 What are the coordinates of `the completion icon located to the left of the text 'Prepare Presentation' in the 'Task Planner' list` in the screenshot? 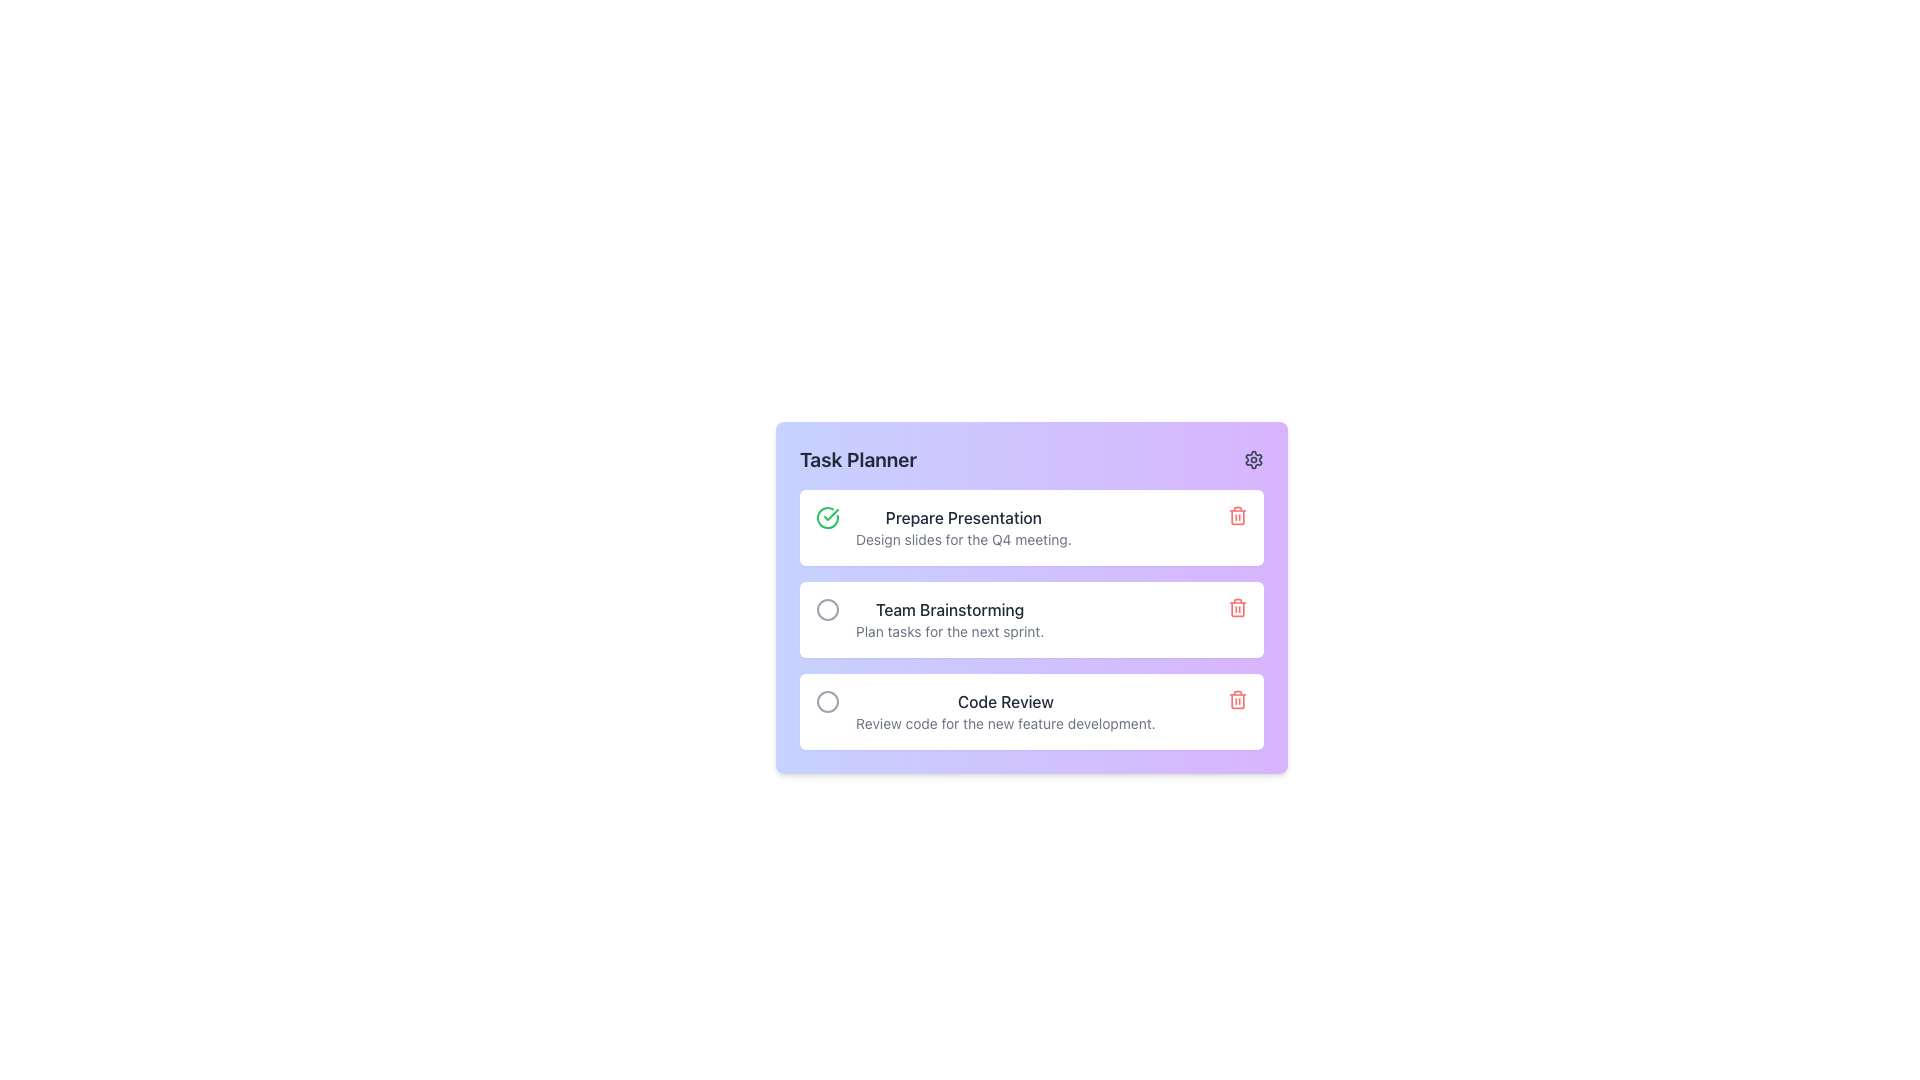 It's located at (828, 516).